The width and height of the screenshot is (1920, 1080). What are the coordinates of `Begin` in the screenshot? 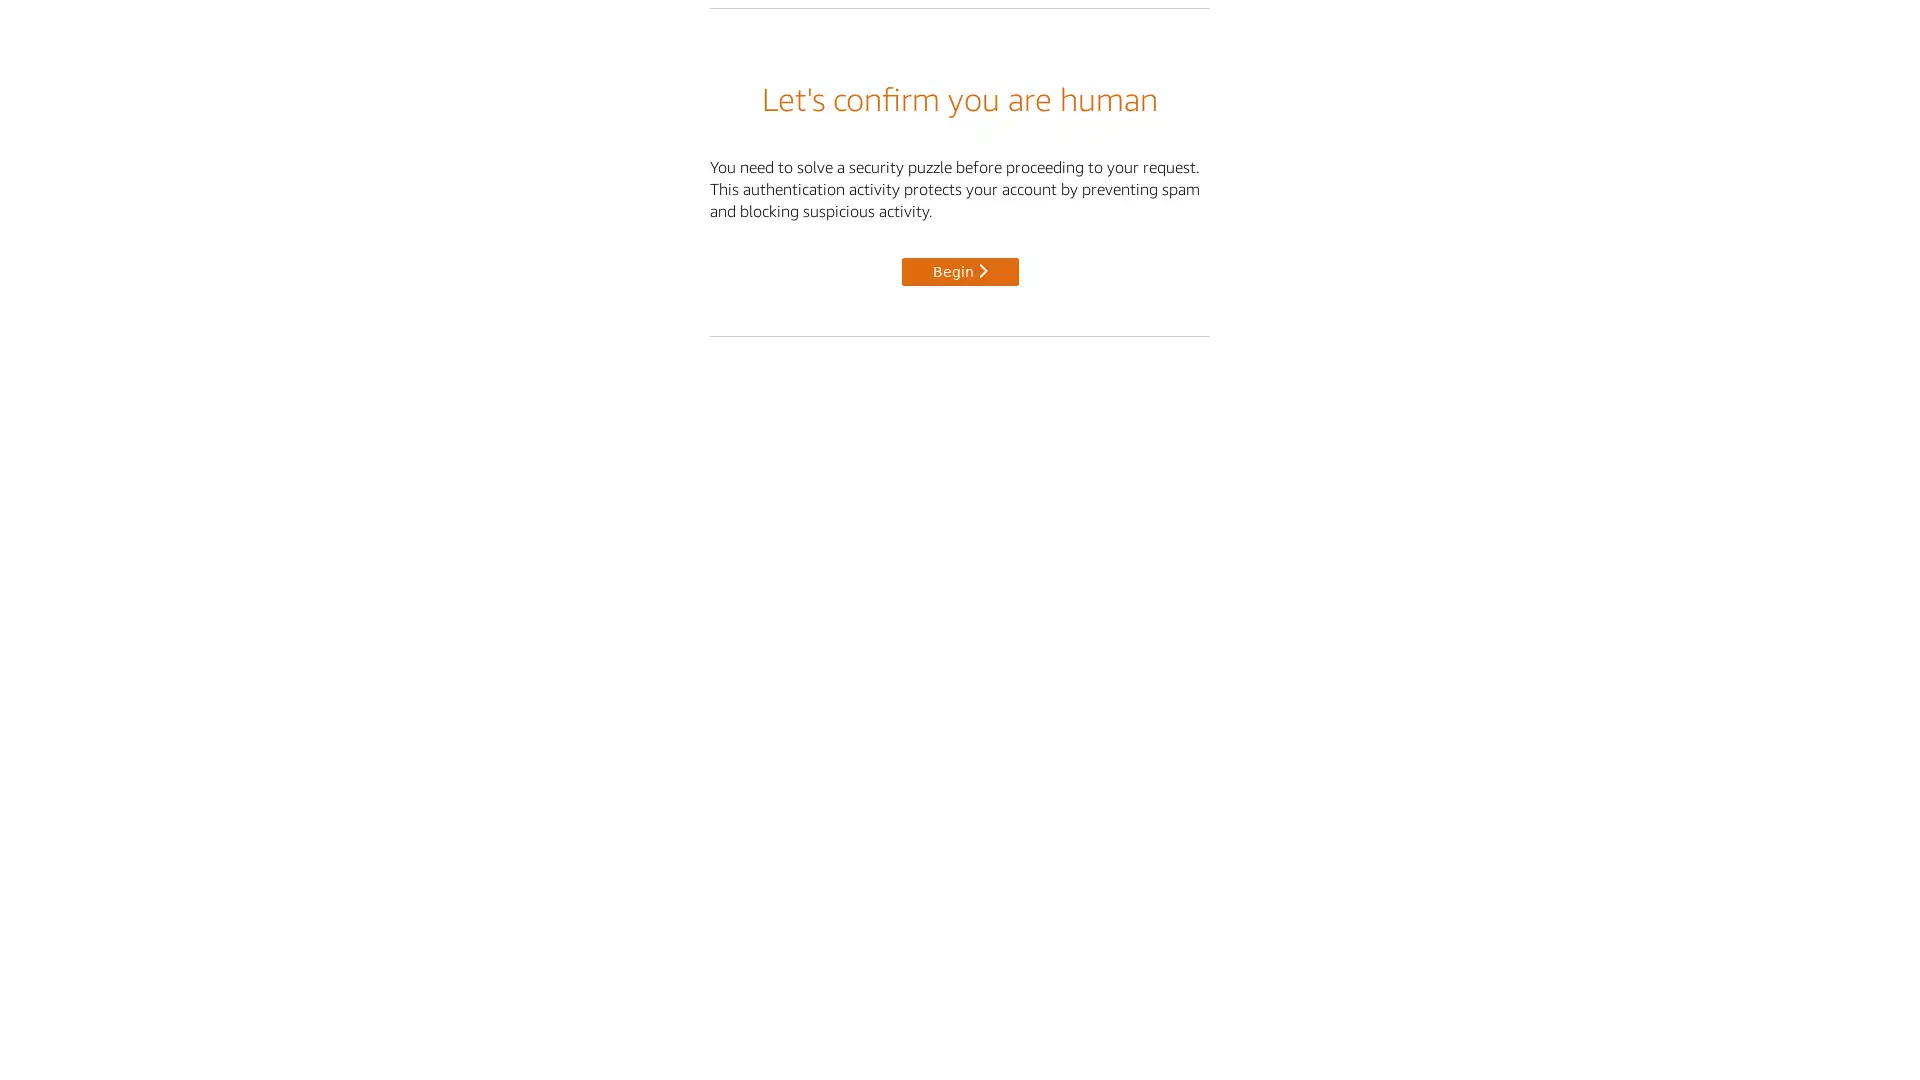 It's located at (958, 270).